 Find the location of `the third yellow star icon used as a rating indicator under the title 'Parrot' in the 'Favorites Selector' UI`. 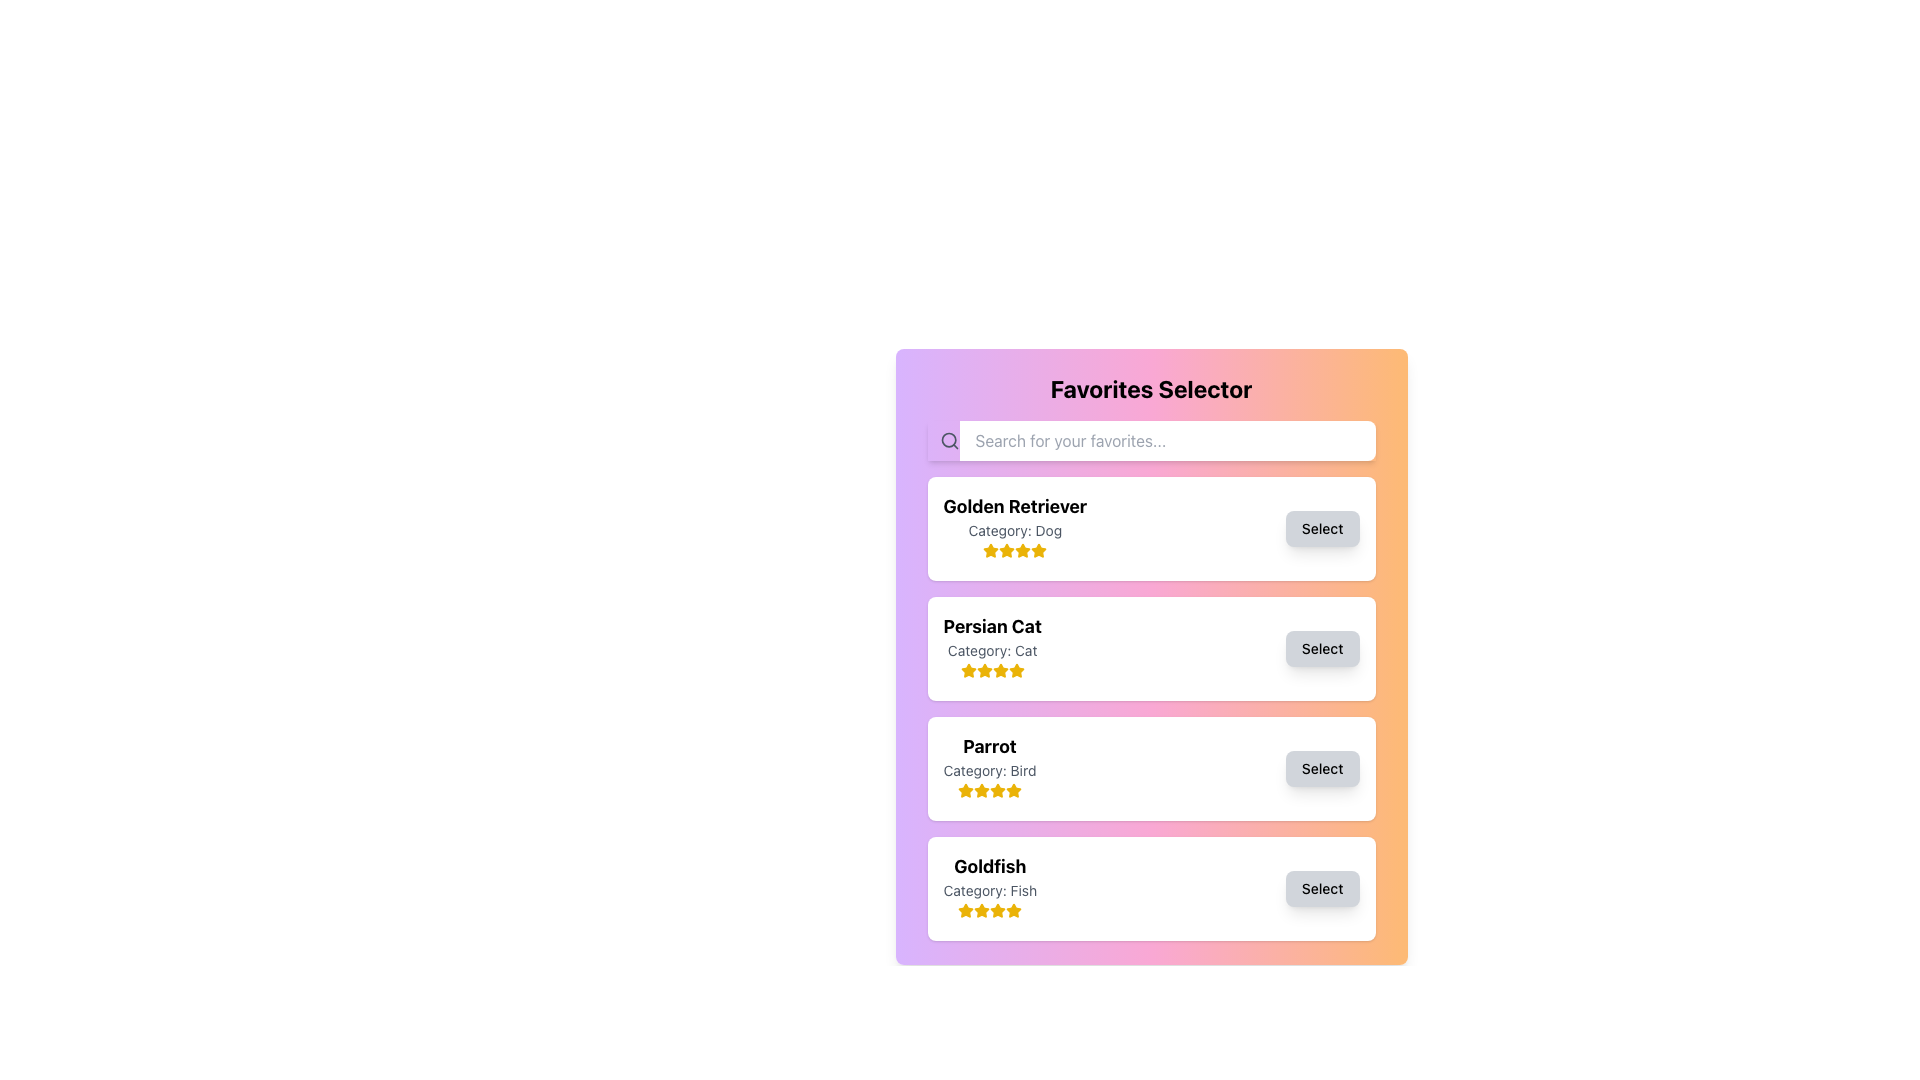

the third yellow star icon used as a rating indicator under the title 'Parrot' in the 'Favorites Selector' UI is located at coordinates (965, 789).